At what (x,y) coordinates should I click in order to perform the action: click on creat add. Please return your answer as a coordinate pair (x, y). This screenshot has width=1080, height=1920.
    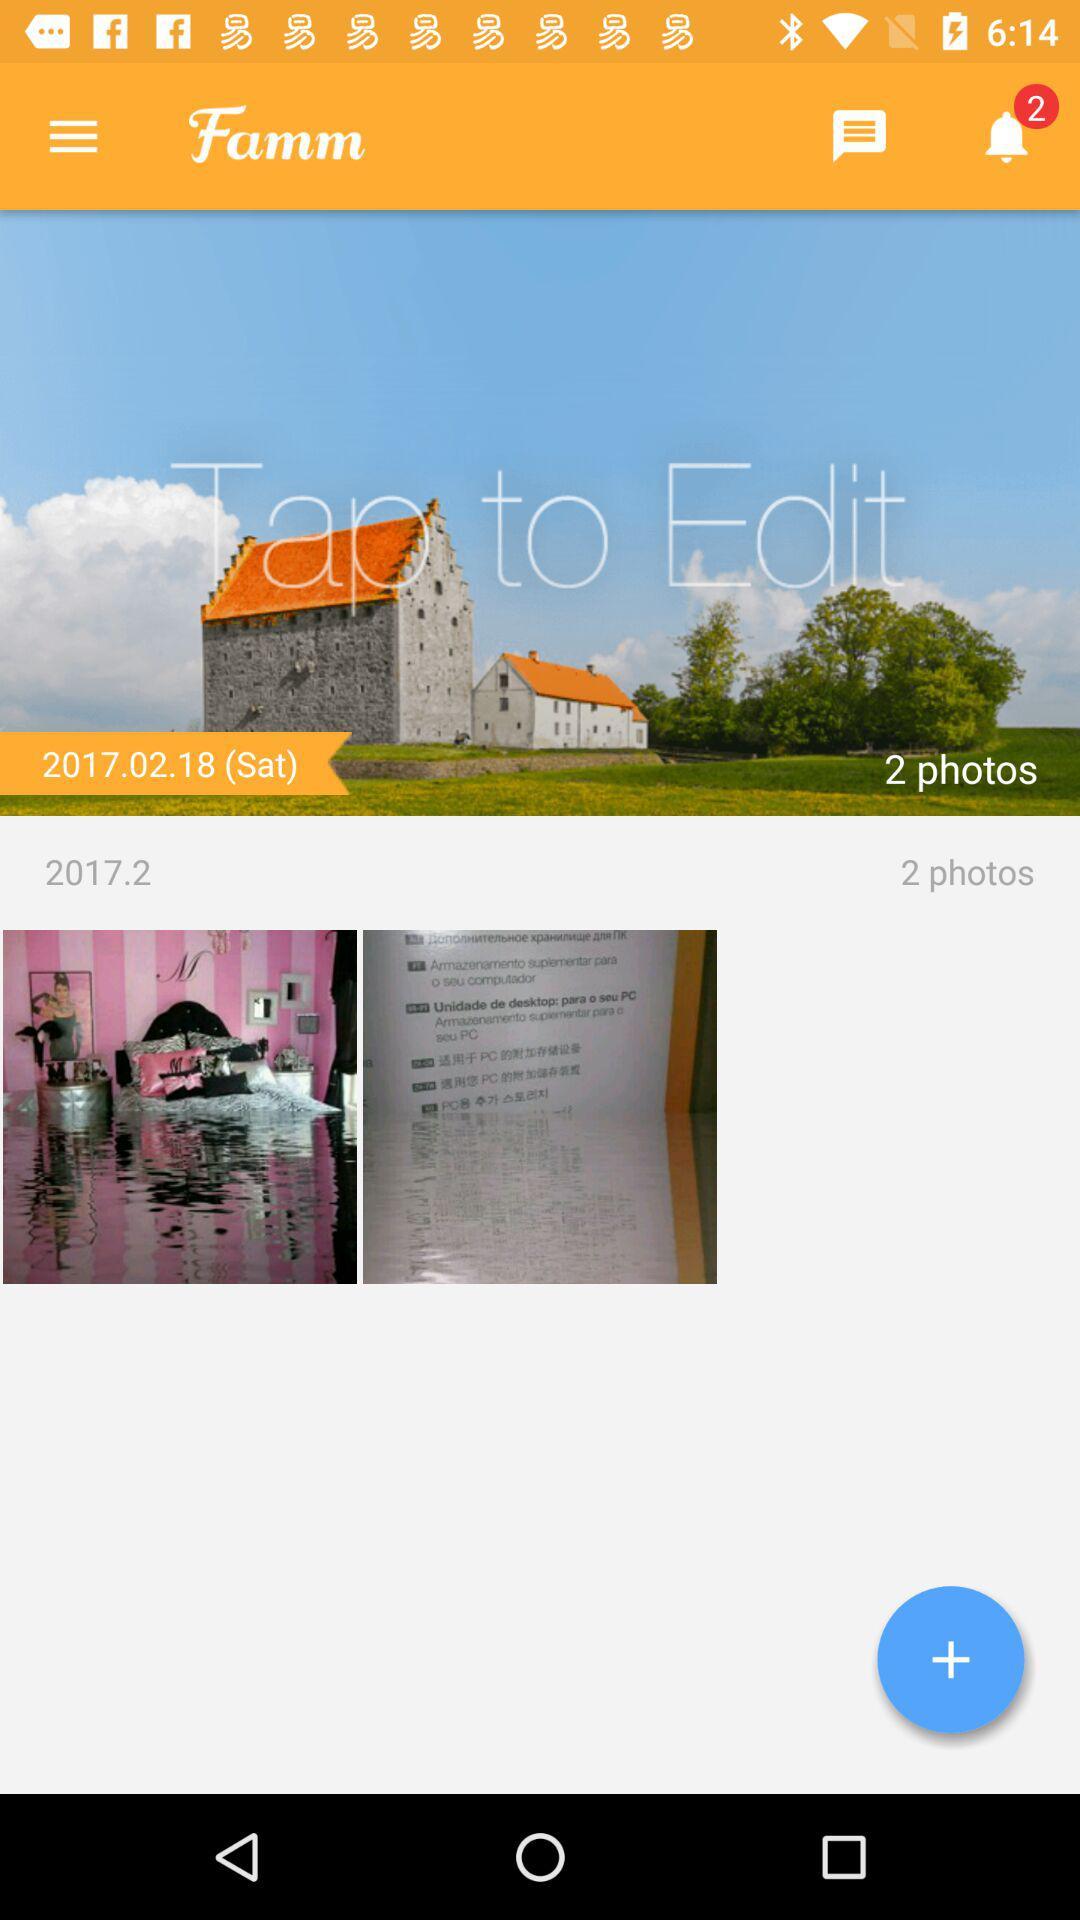
    Looking at the image, I should click on (950, 1659).